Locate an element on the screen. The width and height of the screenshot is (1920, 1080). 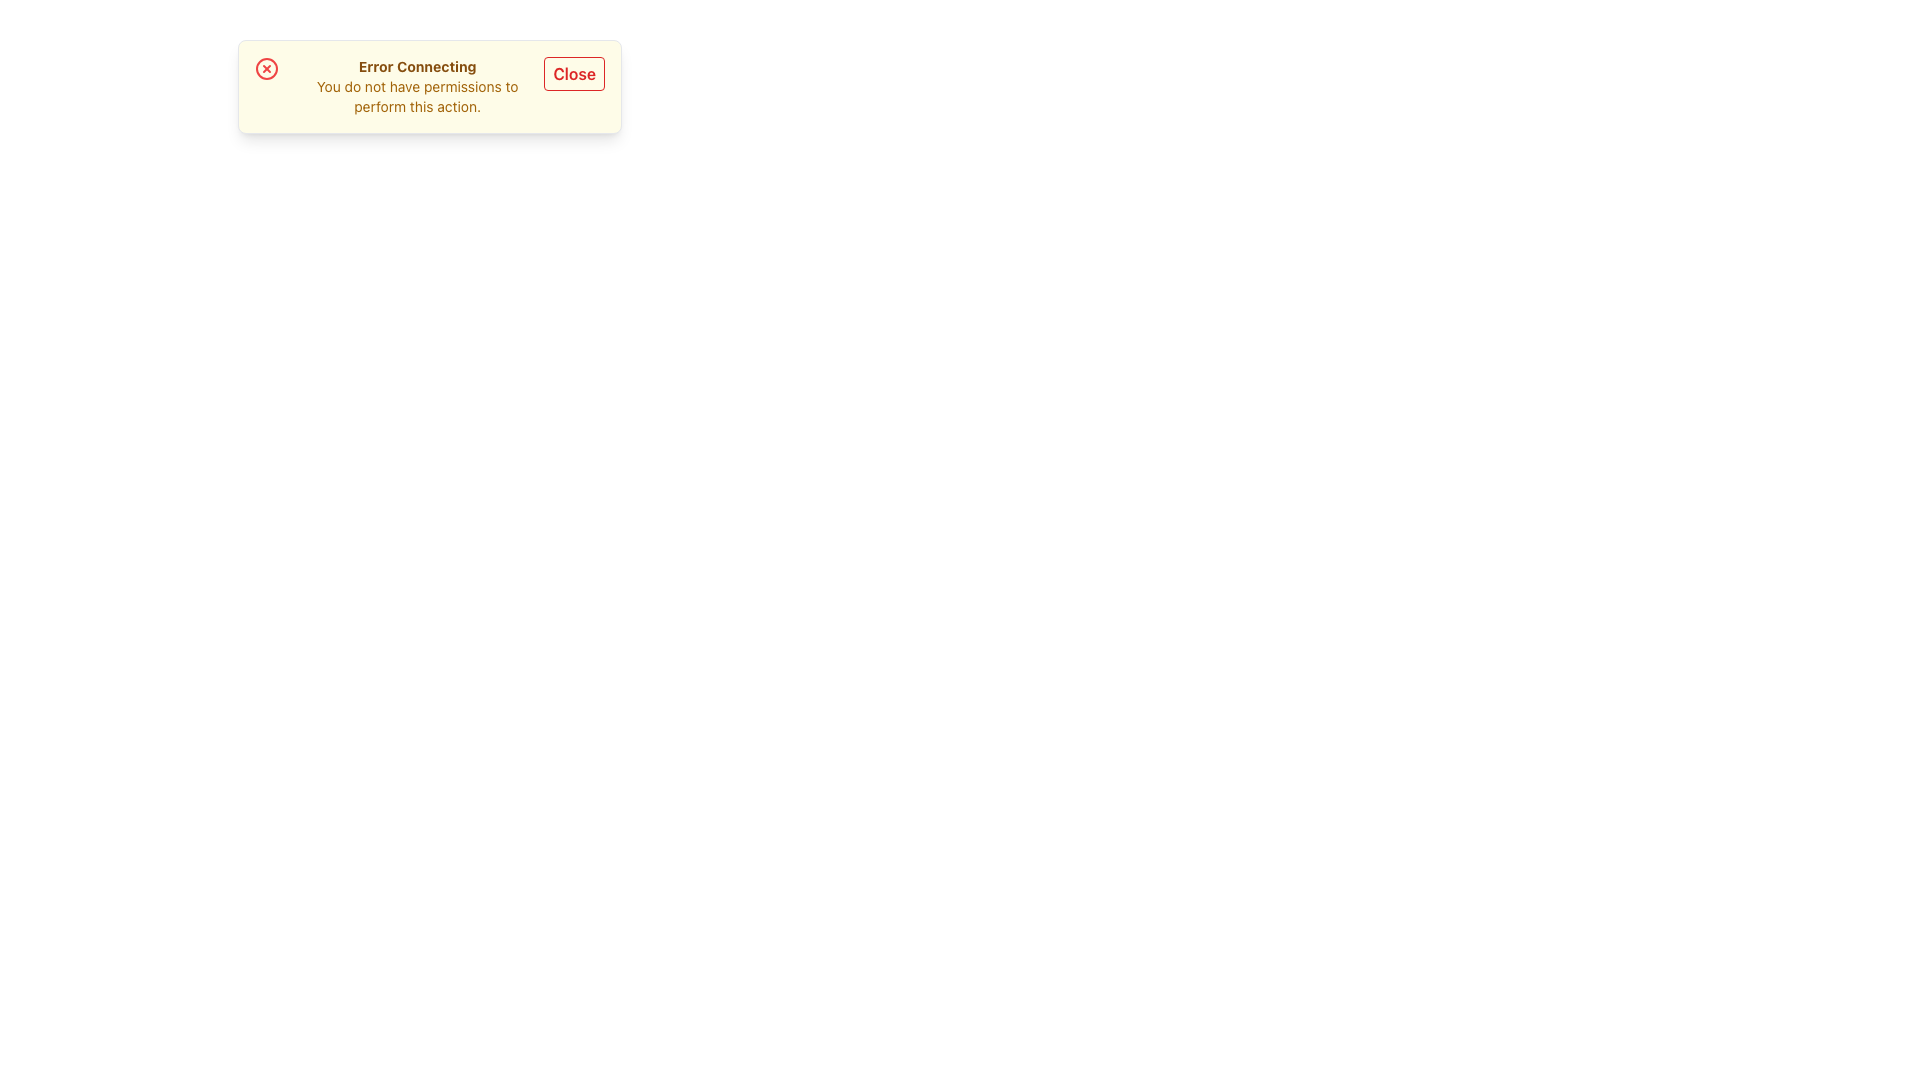
the red circular icon with a cross symbol, which is located in the top-left corner of the error message dialog box is located at coordinates (266, 68).